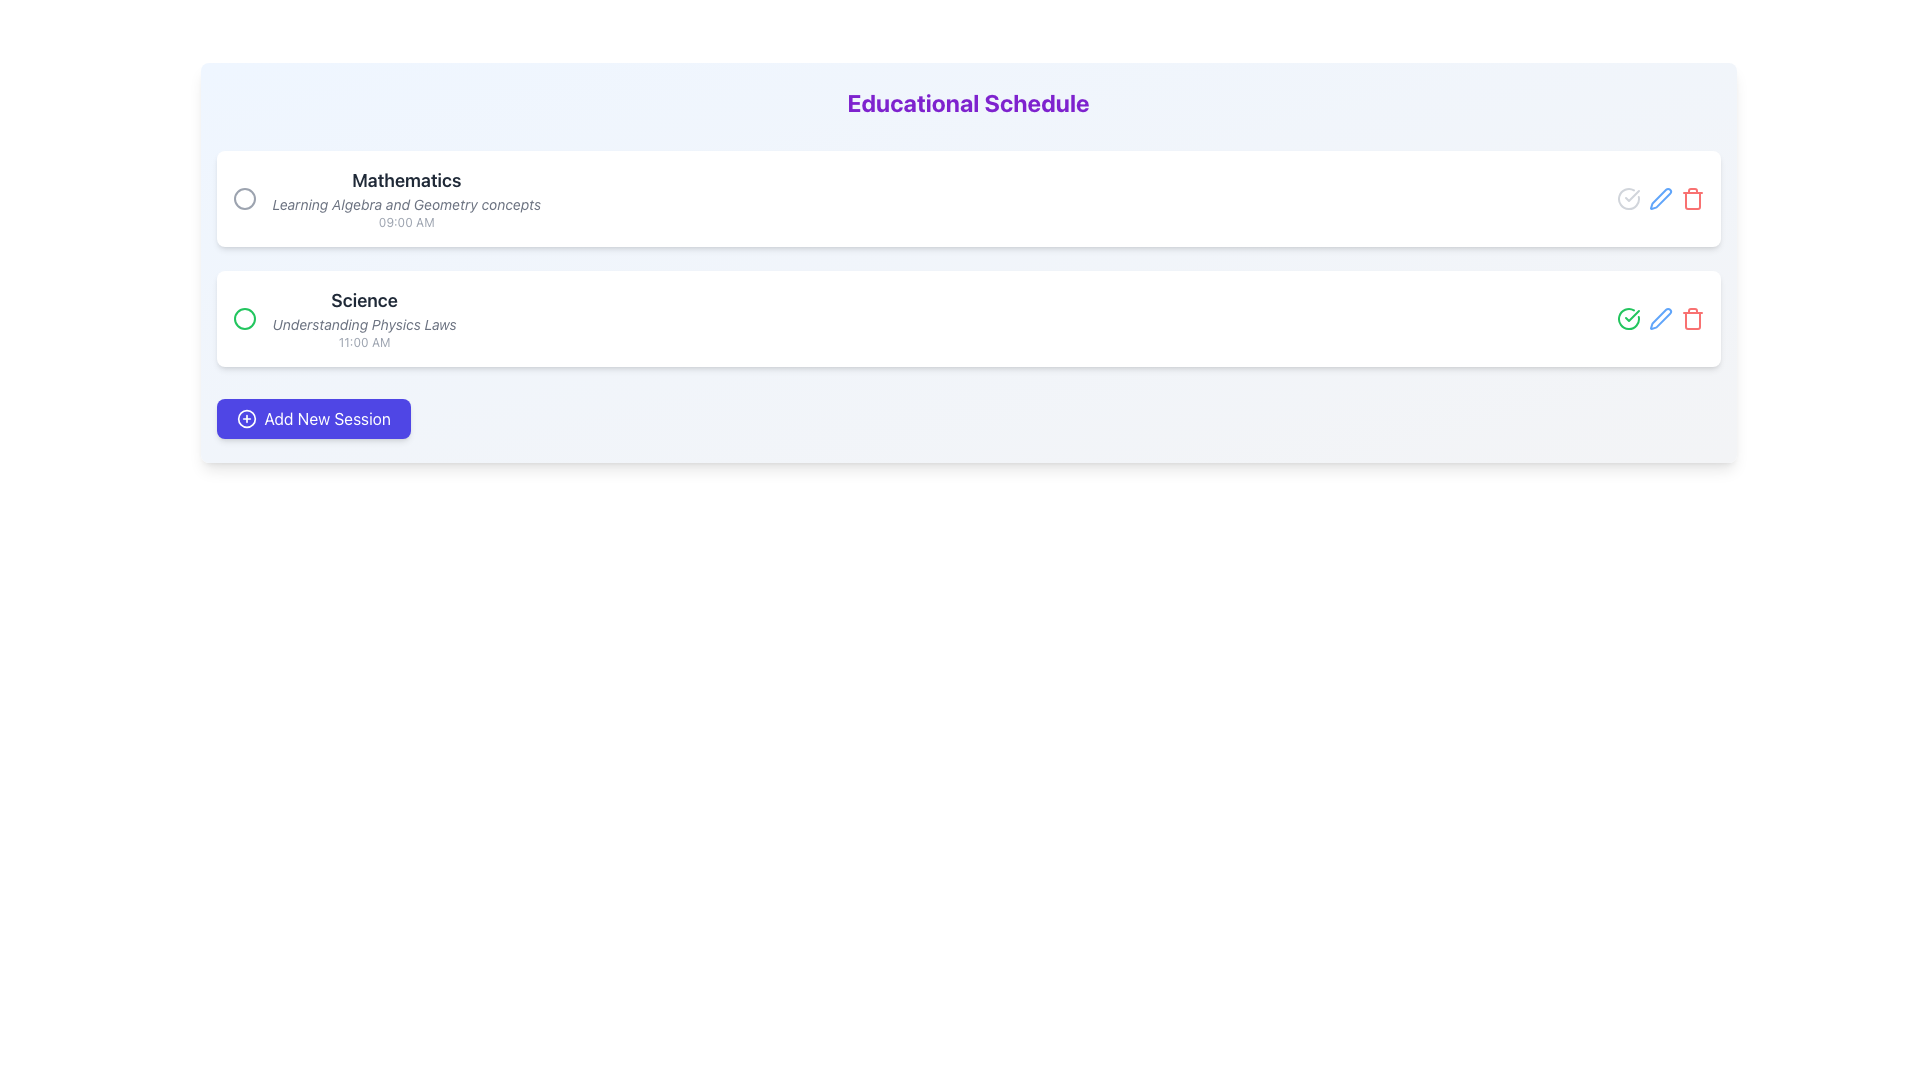 This screenshot has height=1080, width=1920. What do you see at coordinates (364, 300) in the screenshot?
I see `the bold text label displaying 'Science' in dark gray font, which is prominently placed in the second item of a vertical list of educational sessions` at bounding box center [364, 300].